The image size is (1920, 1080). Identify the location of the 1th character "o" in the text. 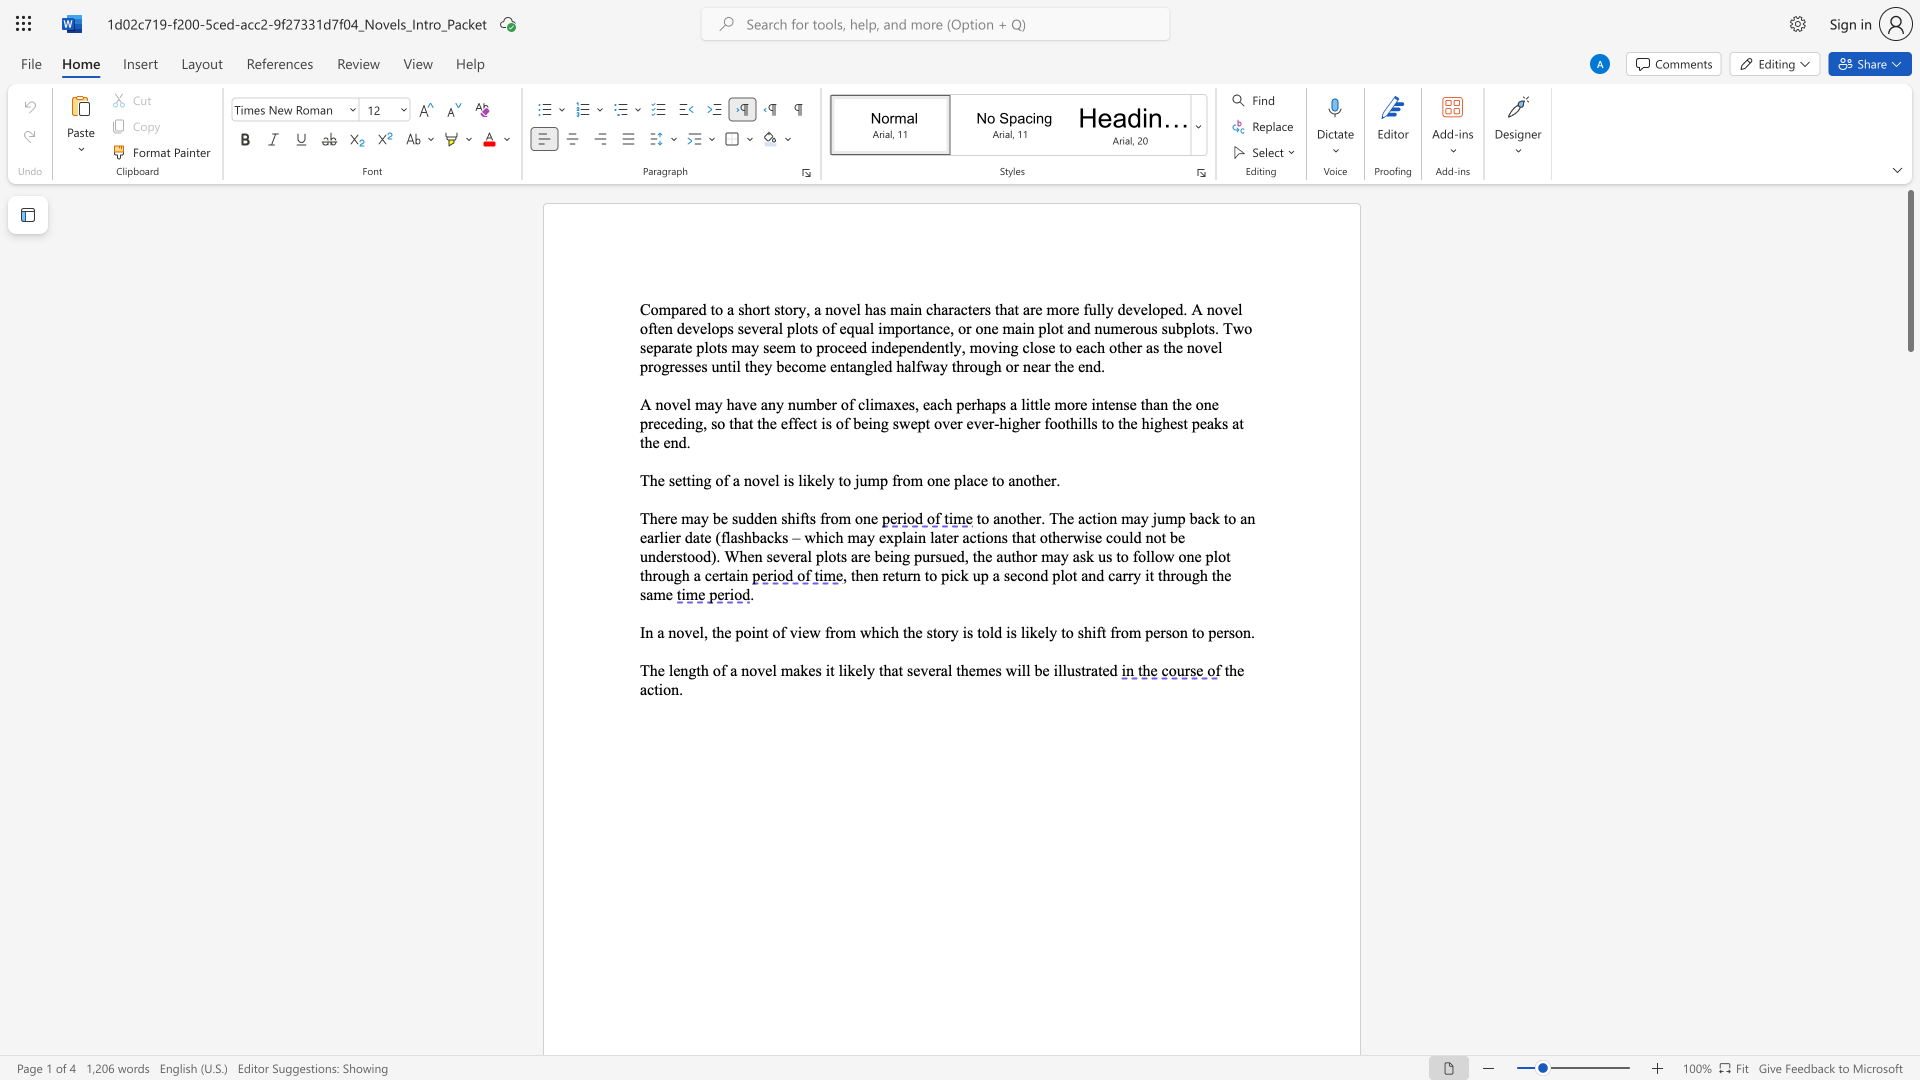
(1200, 327).